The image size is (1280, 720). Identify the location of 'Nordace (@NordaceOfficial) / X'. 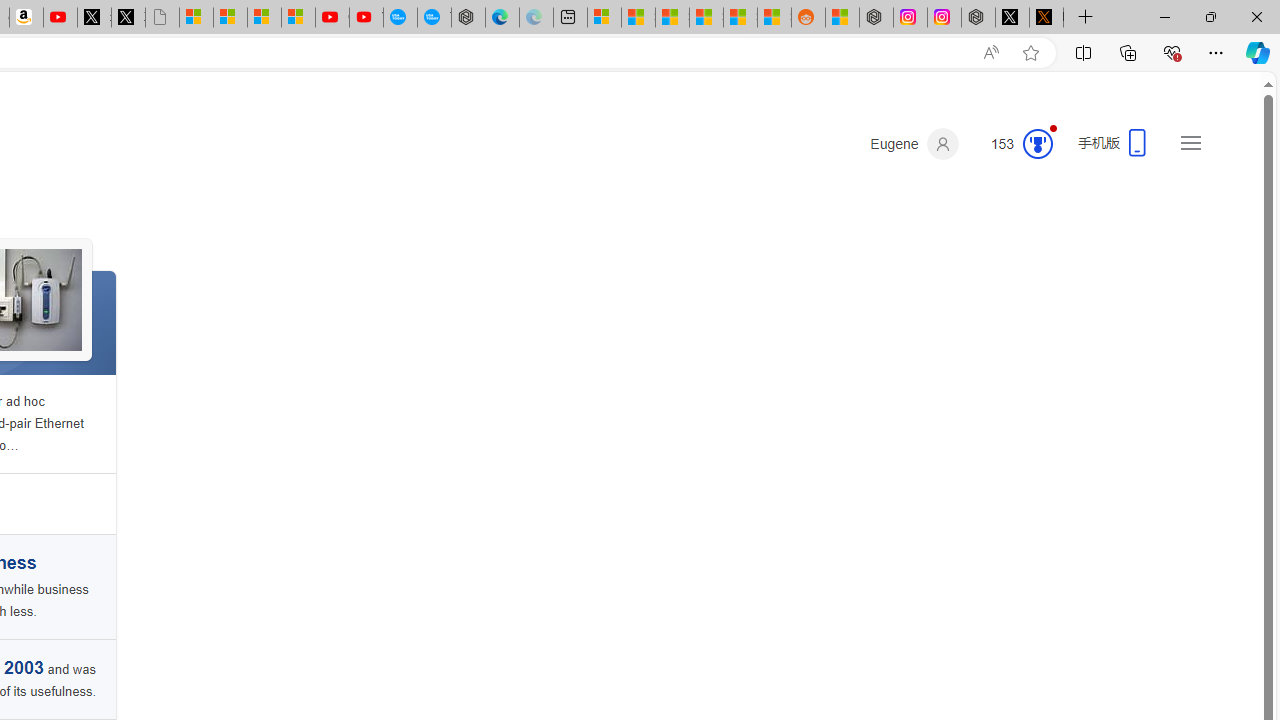
(1012, 17).